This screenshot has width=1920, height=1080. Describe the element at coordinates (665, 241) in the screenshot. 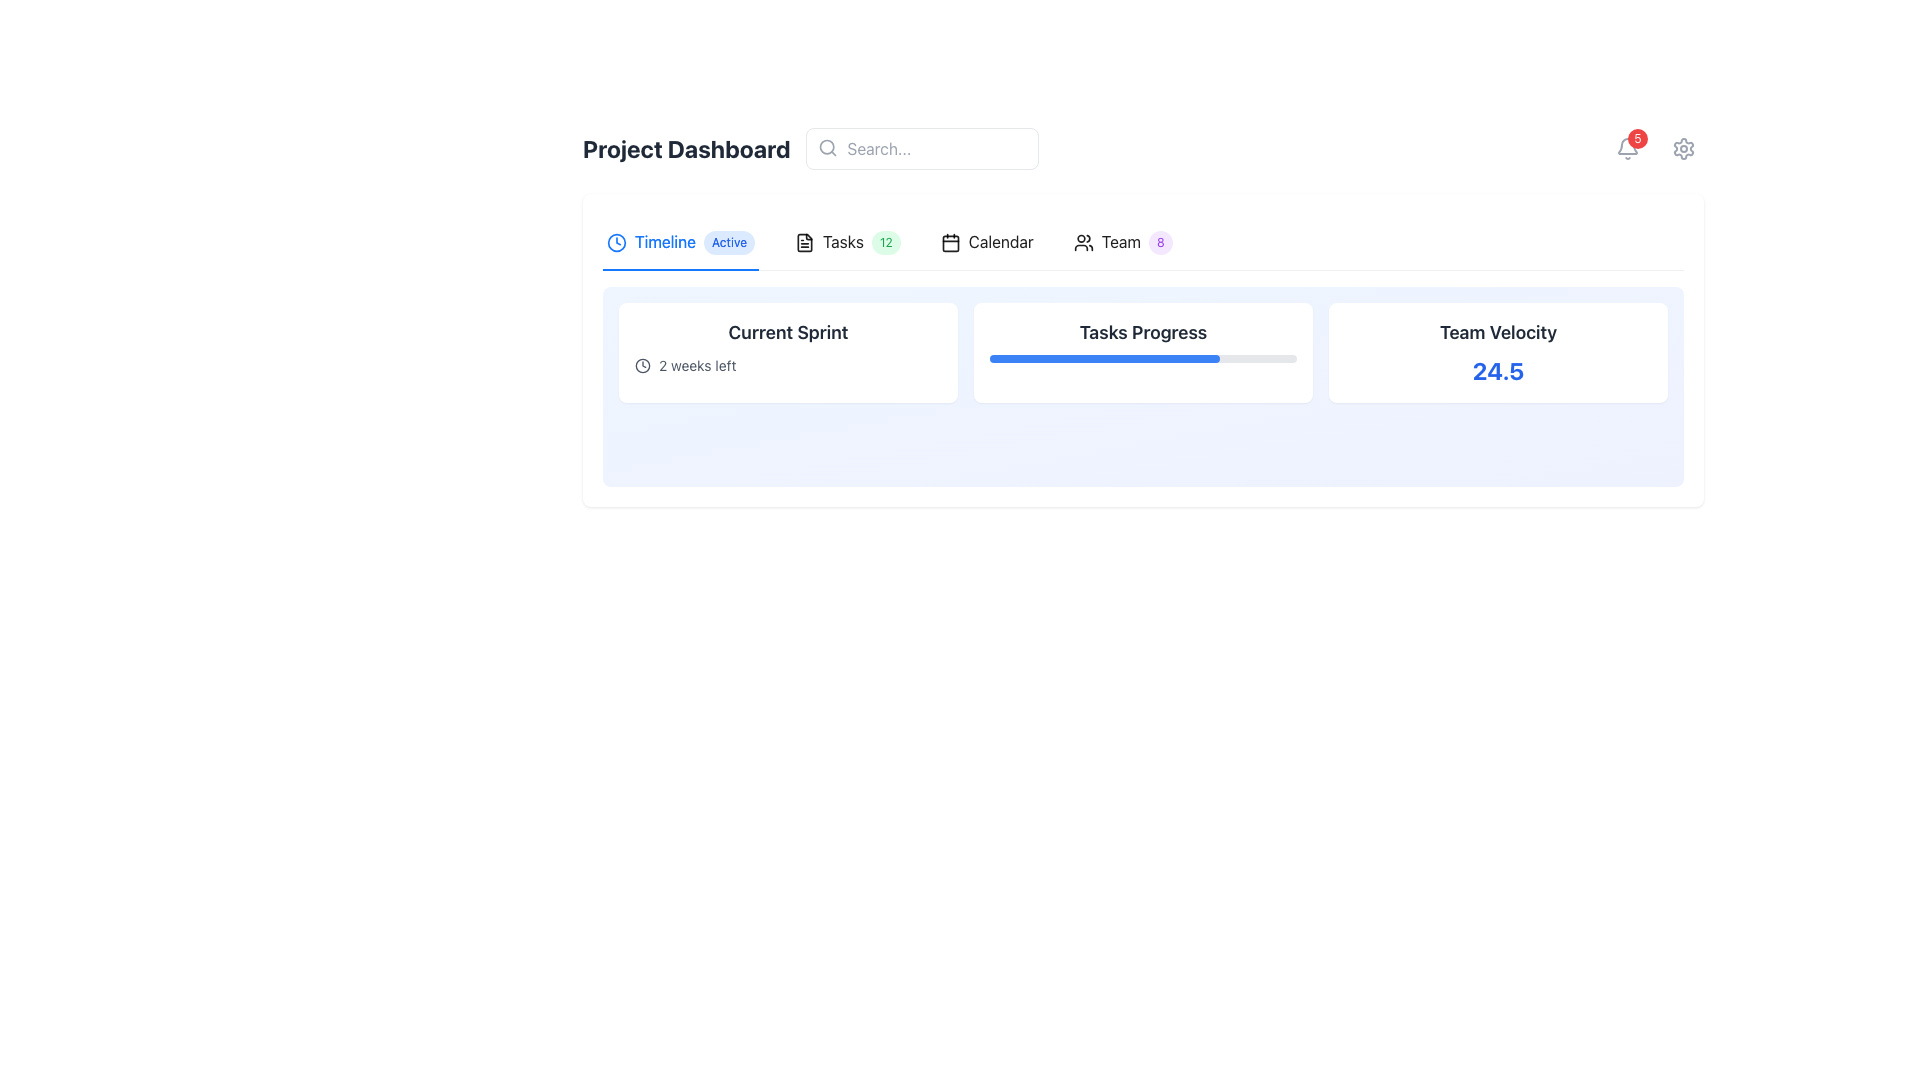

I see `the 'Timeline' navigation label positioned between a clock icon and an 'Active' badge in the navigation bar` at that location.